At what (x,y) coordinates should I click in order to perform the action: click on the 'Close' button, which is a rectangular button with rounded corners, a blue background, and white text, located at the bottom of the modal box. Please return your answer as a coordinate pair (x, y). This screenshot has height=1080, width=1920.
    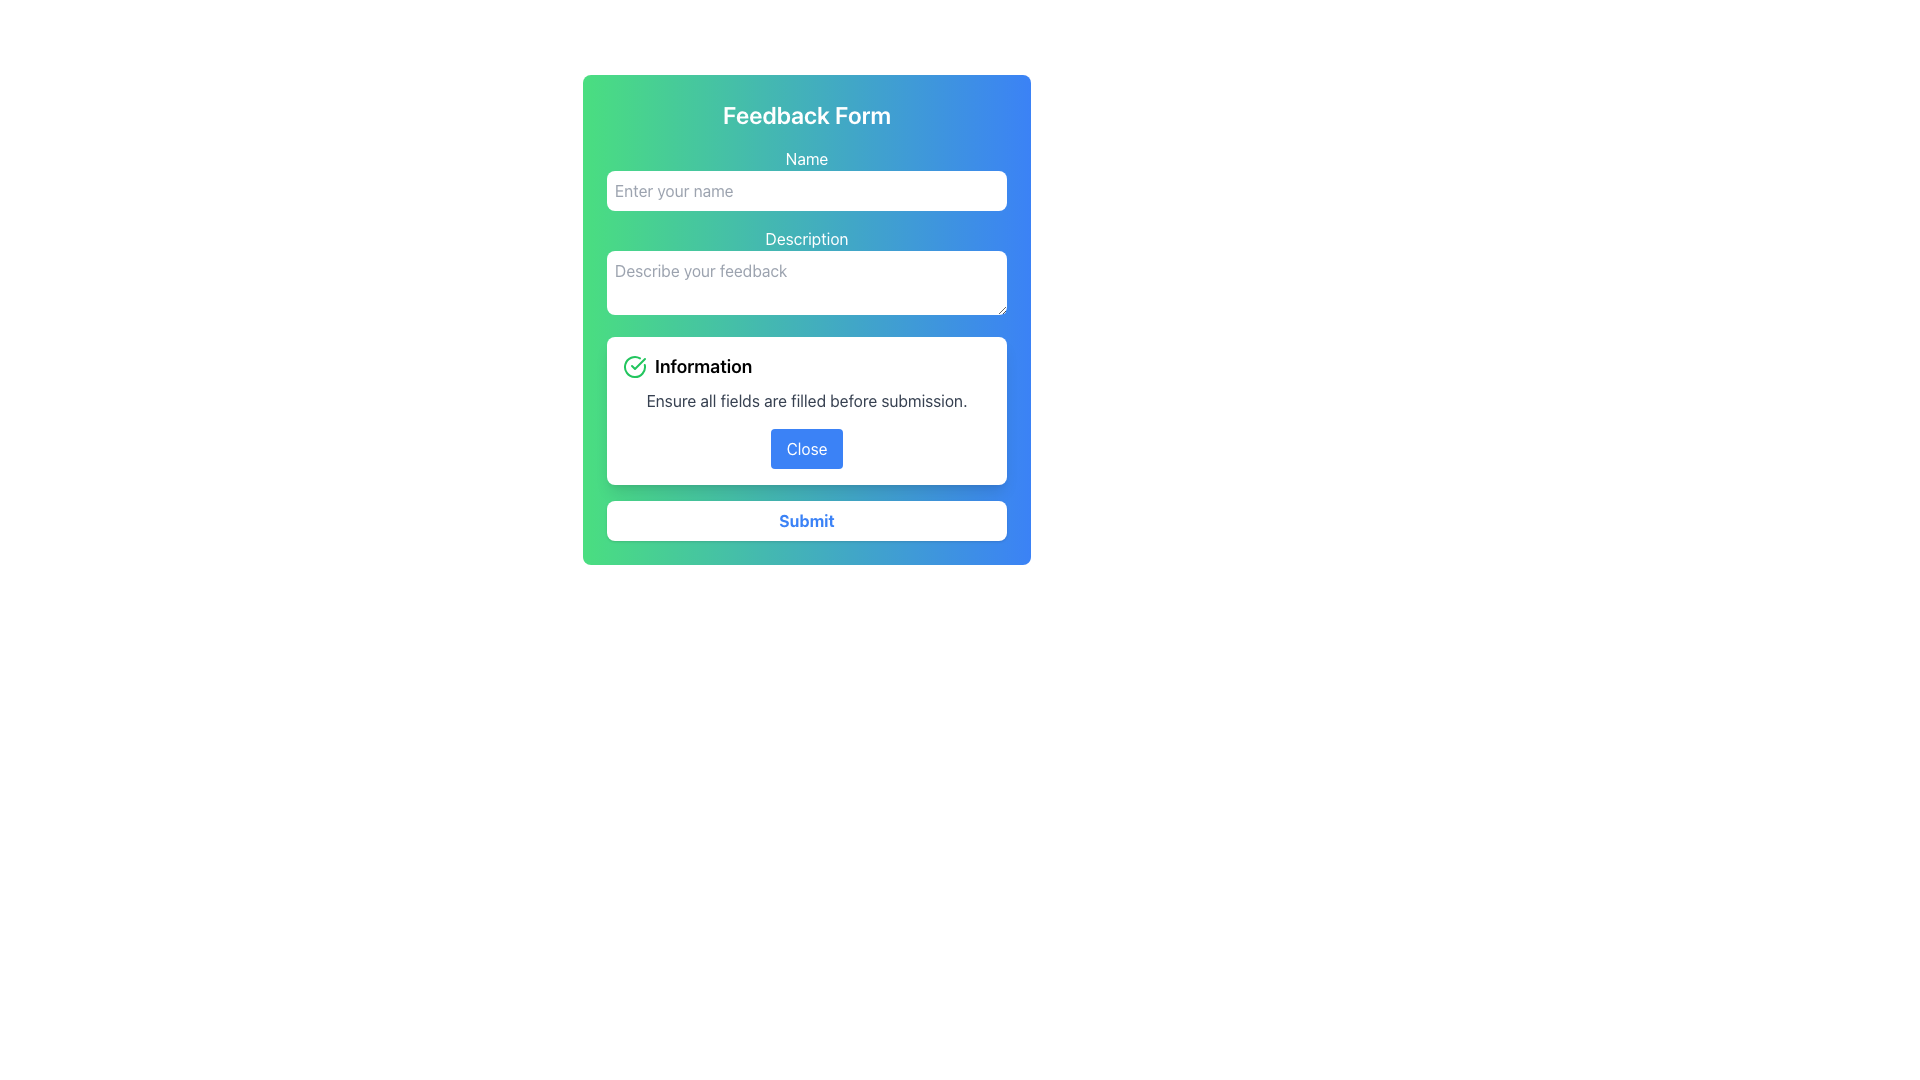
    Looking at the image, I should click on (806, 447).